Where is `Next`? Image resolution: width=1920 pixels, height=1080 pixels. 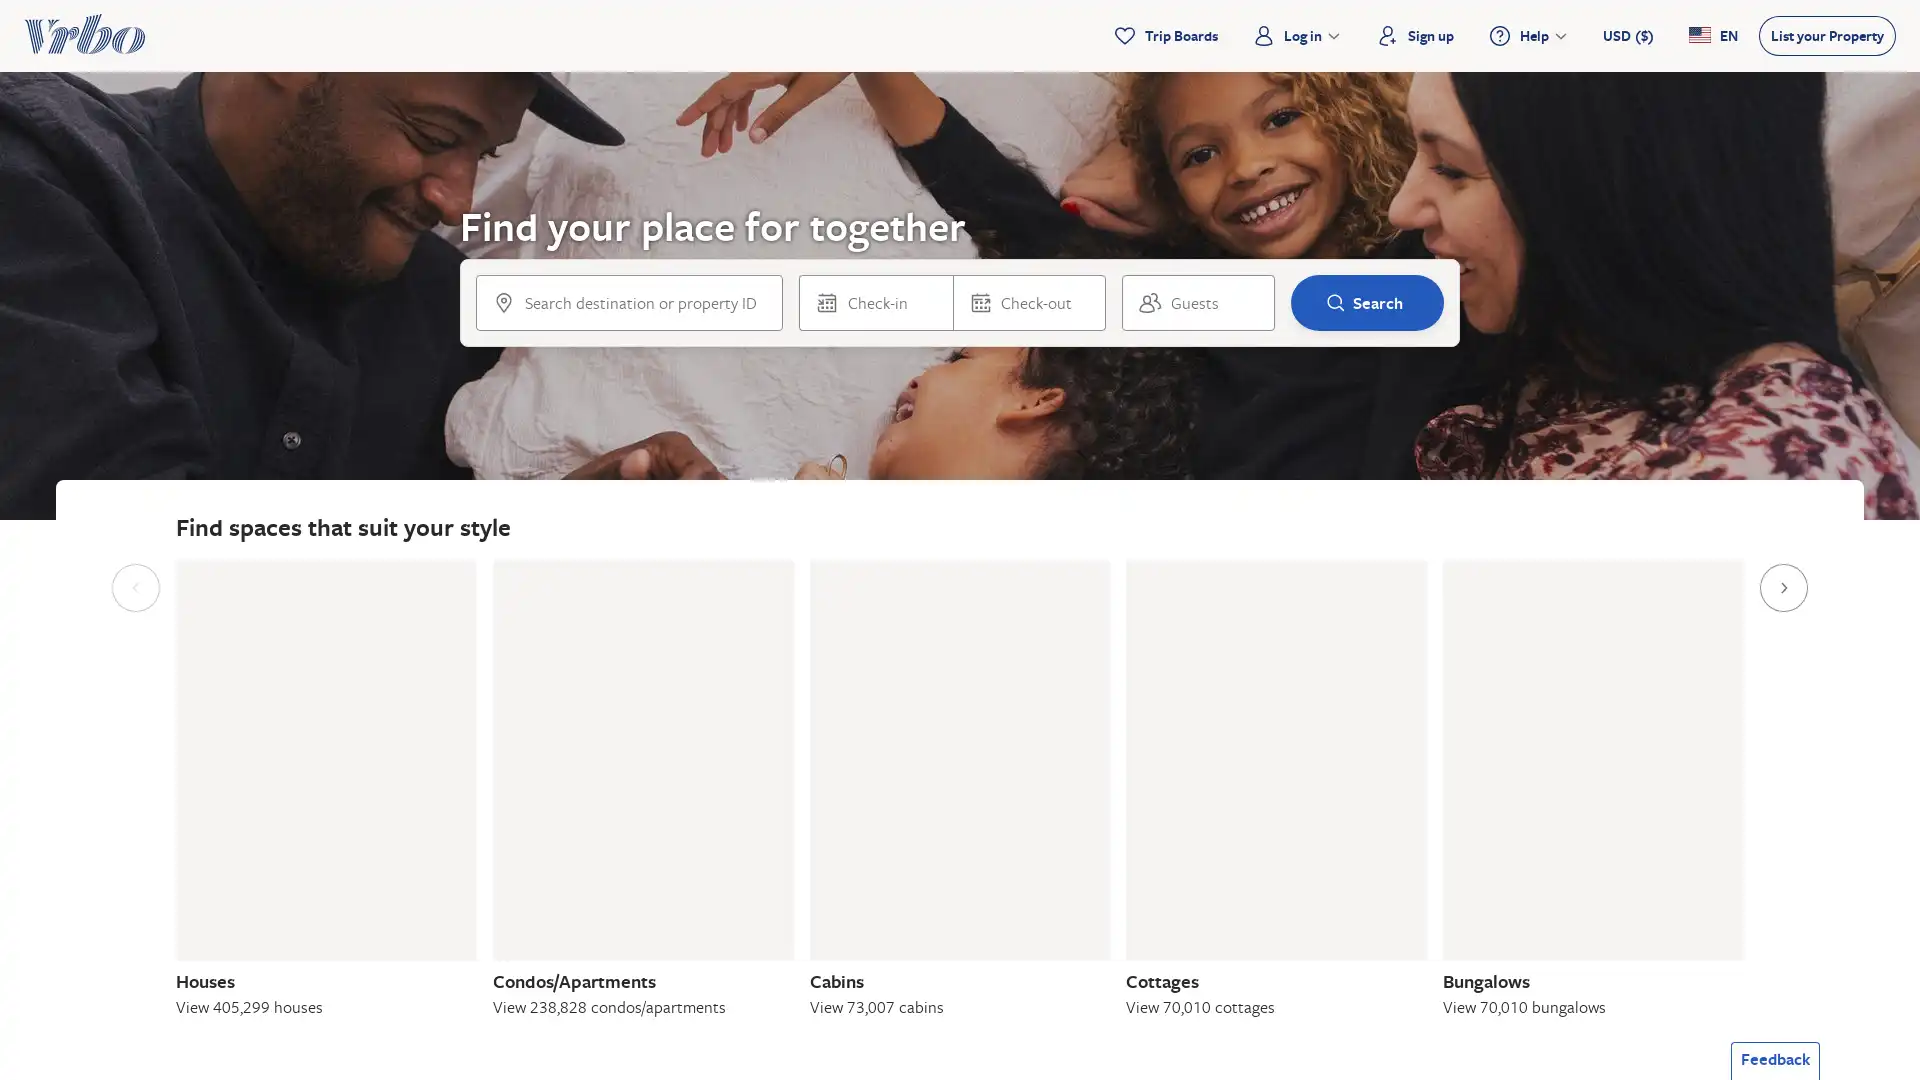 Next is located at coordinates (1784, 765).